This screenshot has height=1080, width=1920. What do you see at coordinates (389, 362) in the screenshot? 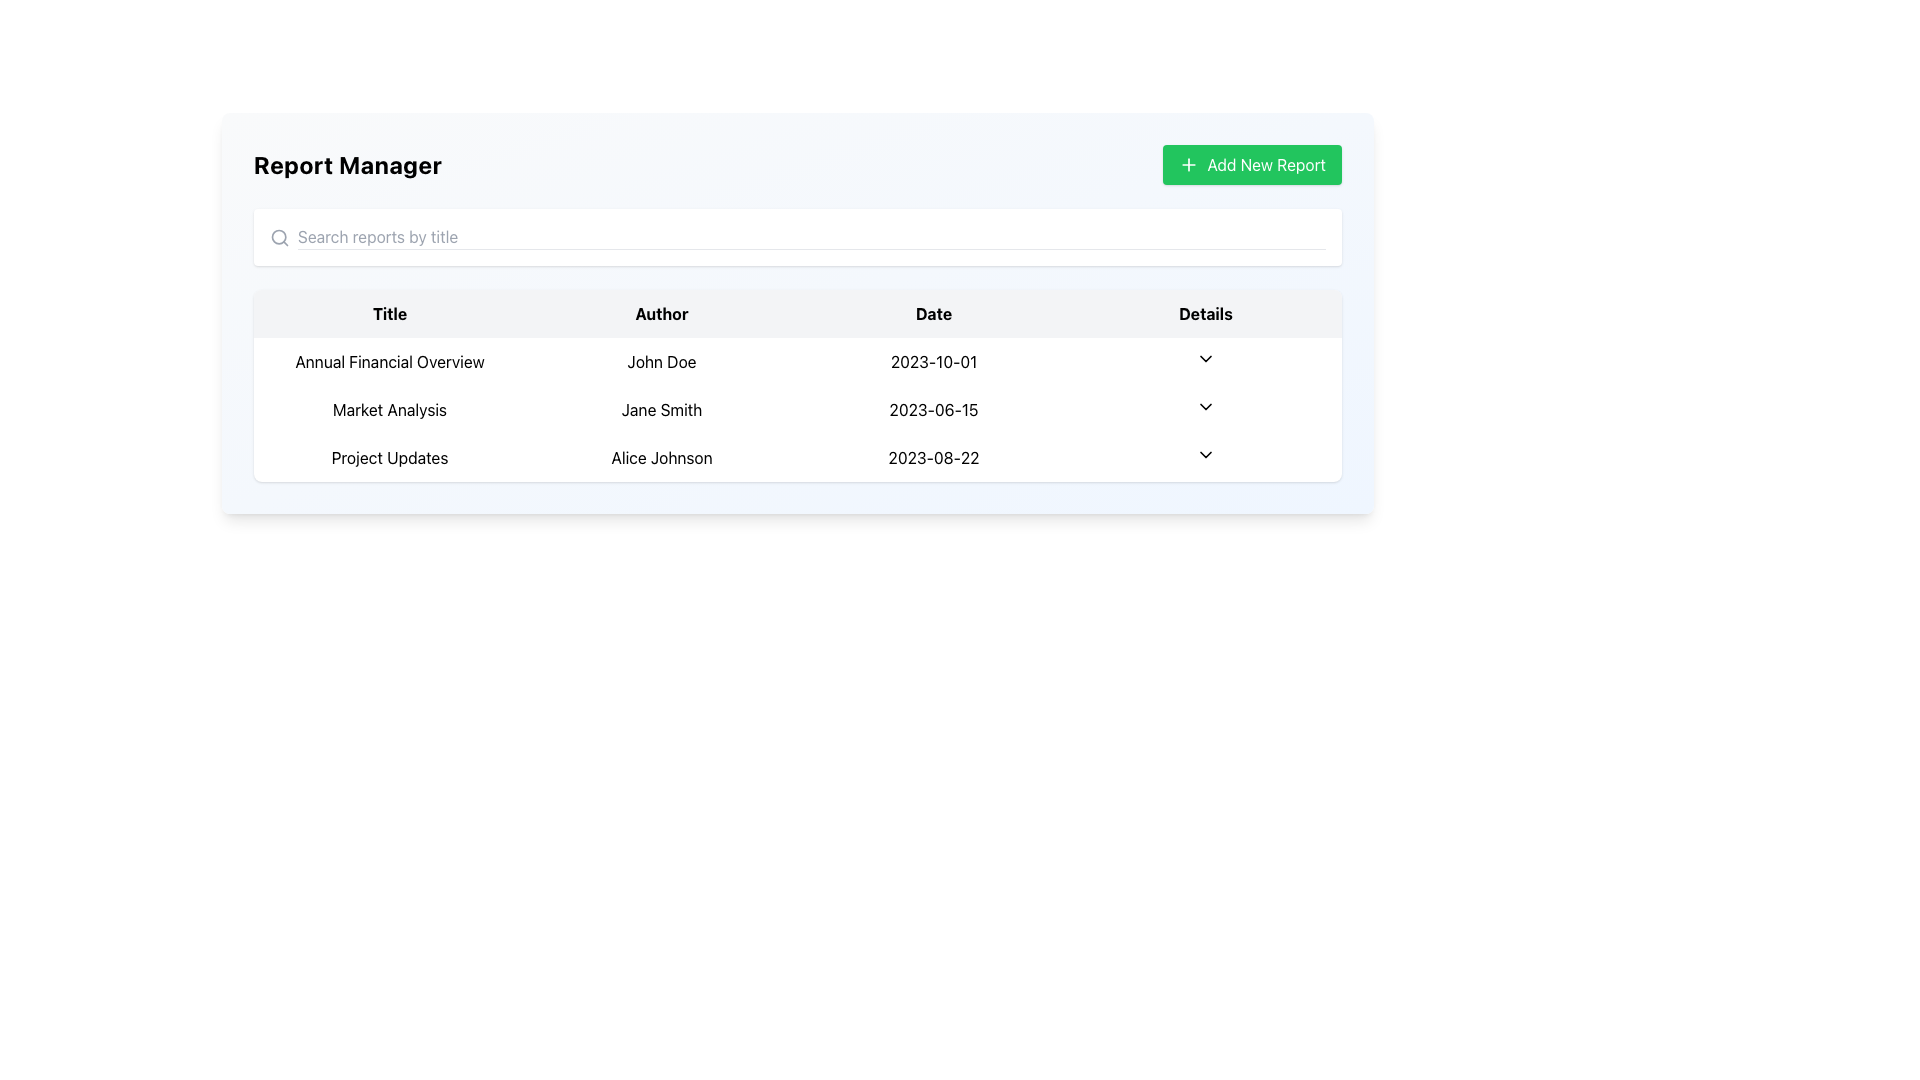
I see `the text label which serves as the title or heading for a document, located in the first entry under the 'Title' column, adjacent to 'John Doe' in the 'Author' column, and aligned with '2023-10-01' in the 'Date' column` at bounding box center [389, 362].